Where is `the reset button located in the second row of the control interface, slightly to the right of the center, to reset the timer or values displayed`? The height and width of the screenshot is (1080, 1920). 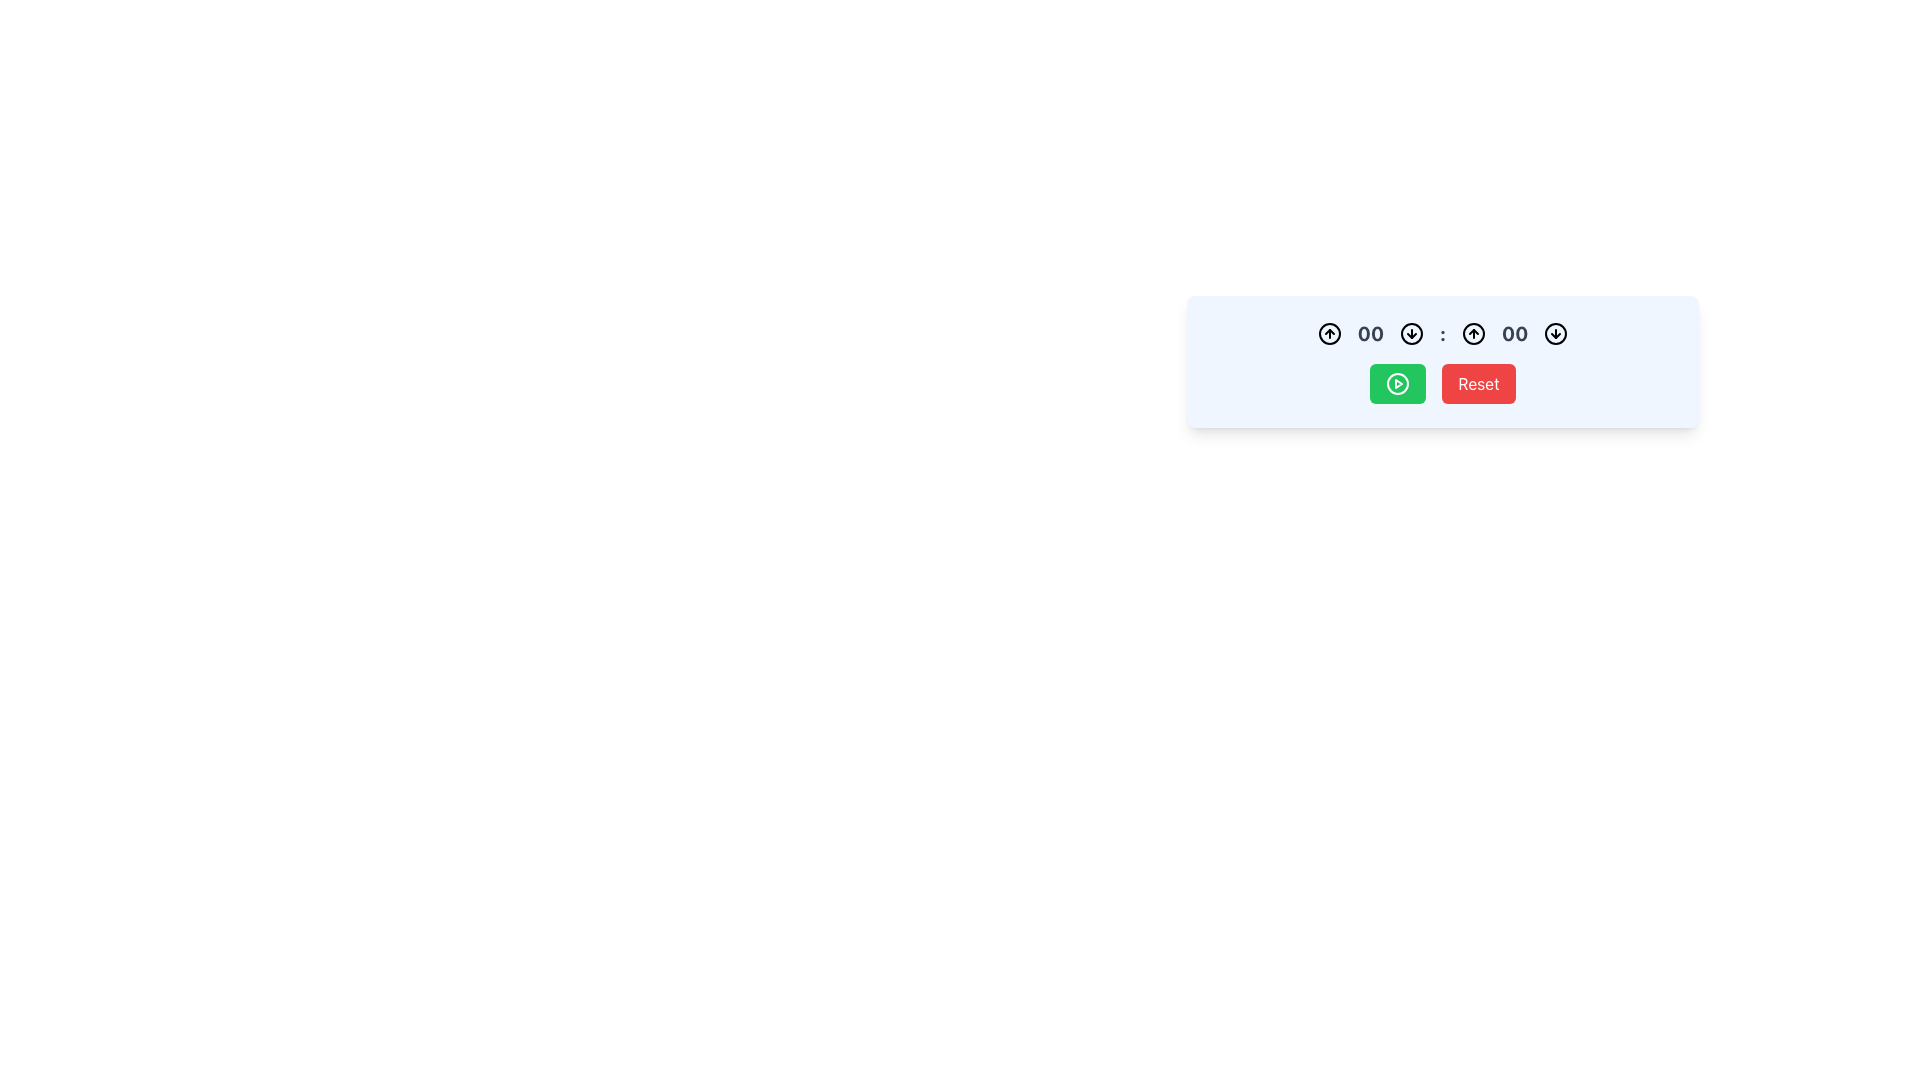 the reset button located in the second row of the control interface, slightly to the right of the center, to reset the timer or values displayed is located at coordinates (1443, 362).